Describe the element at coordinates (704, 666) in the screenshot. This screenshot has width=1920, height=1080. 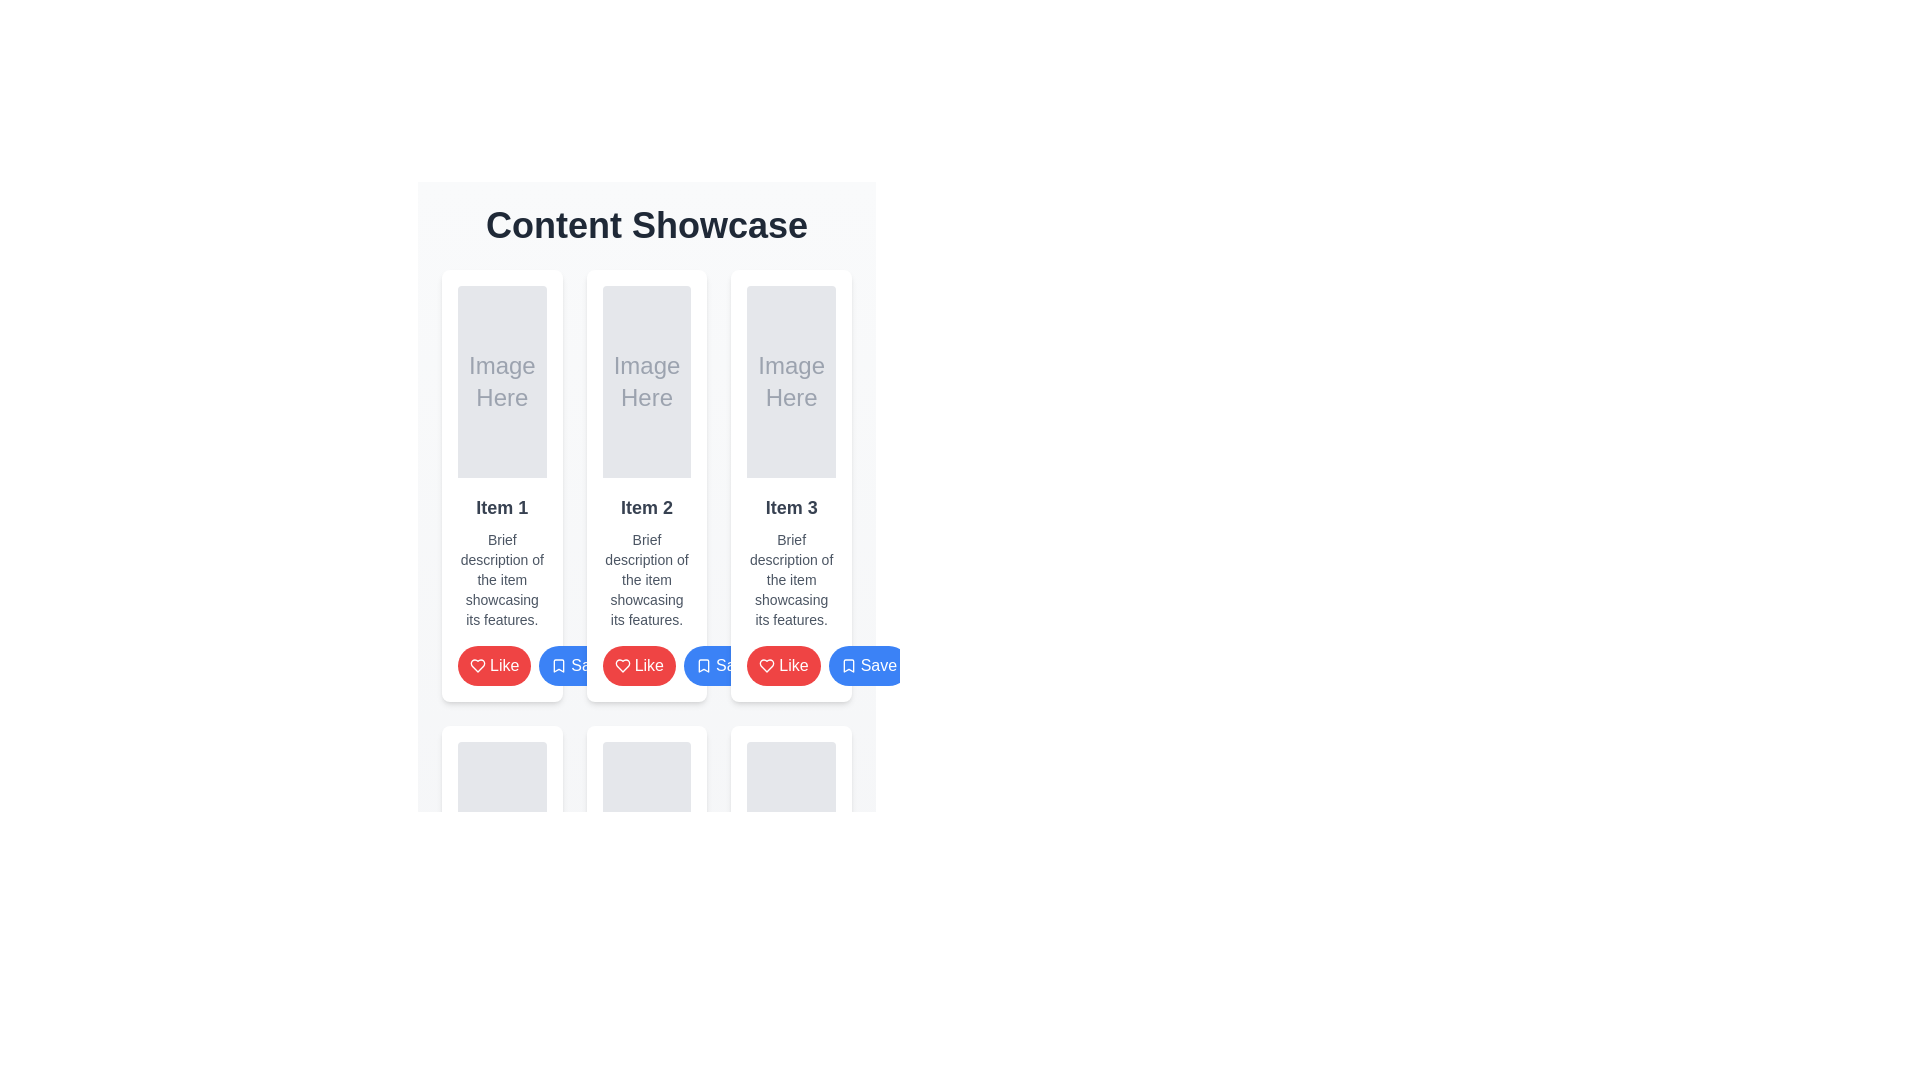
I see `the bookmark-shaped icon with a blue background on the right side of the 'Save' button` at that location.